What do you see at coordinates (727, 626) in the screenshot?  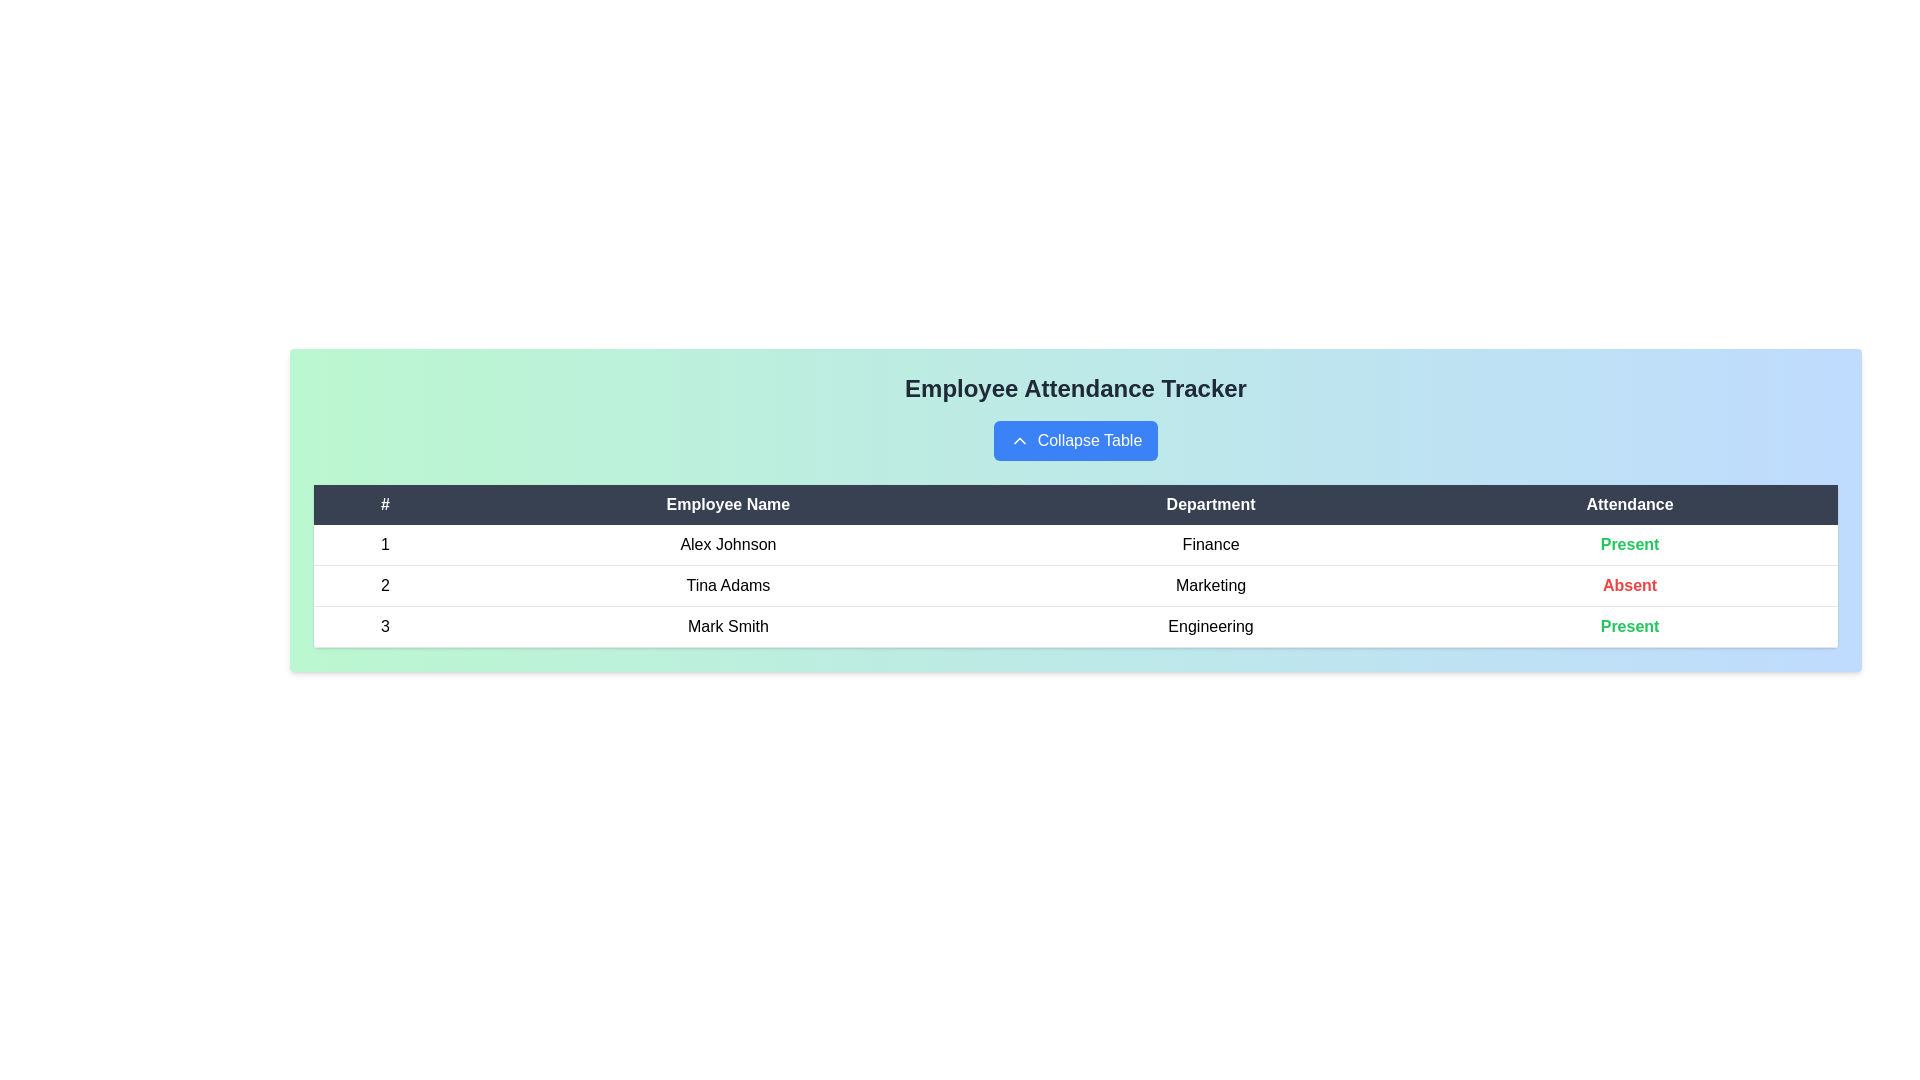 I see `the row corresponding to Mark Smith to view their details` at bounding box center [727, 626].